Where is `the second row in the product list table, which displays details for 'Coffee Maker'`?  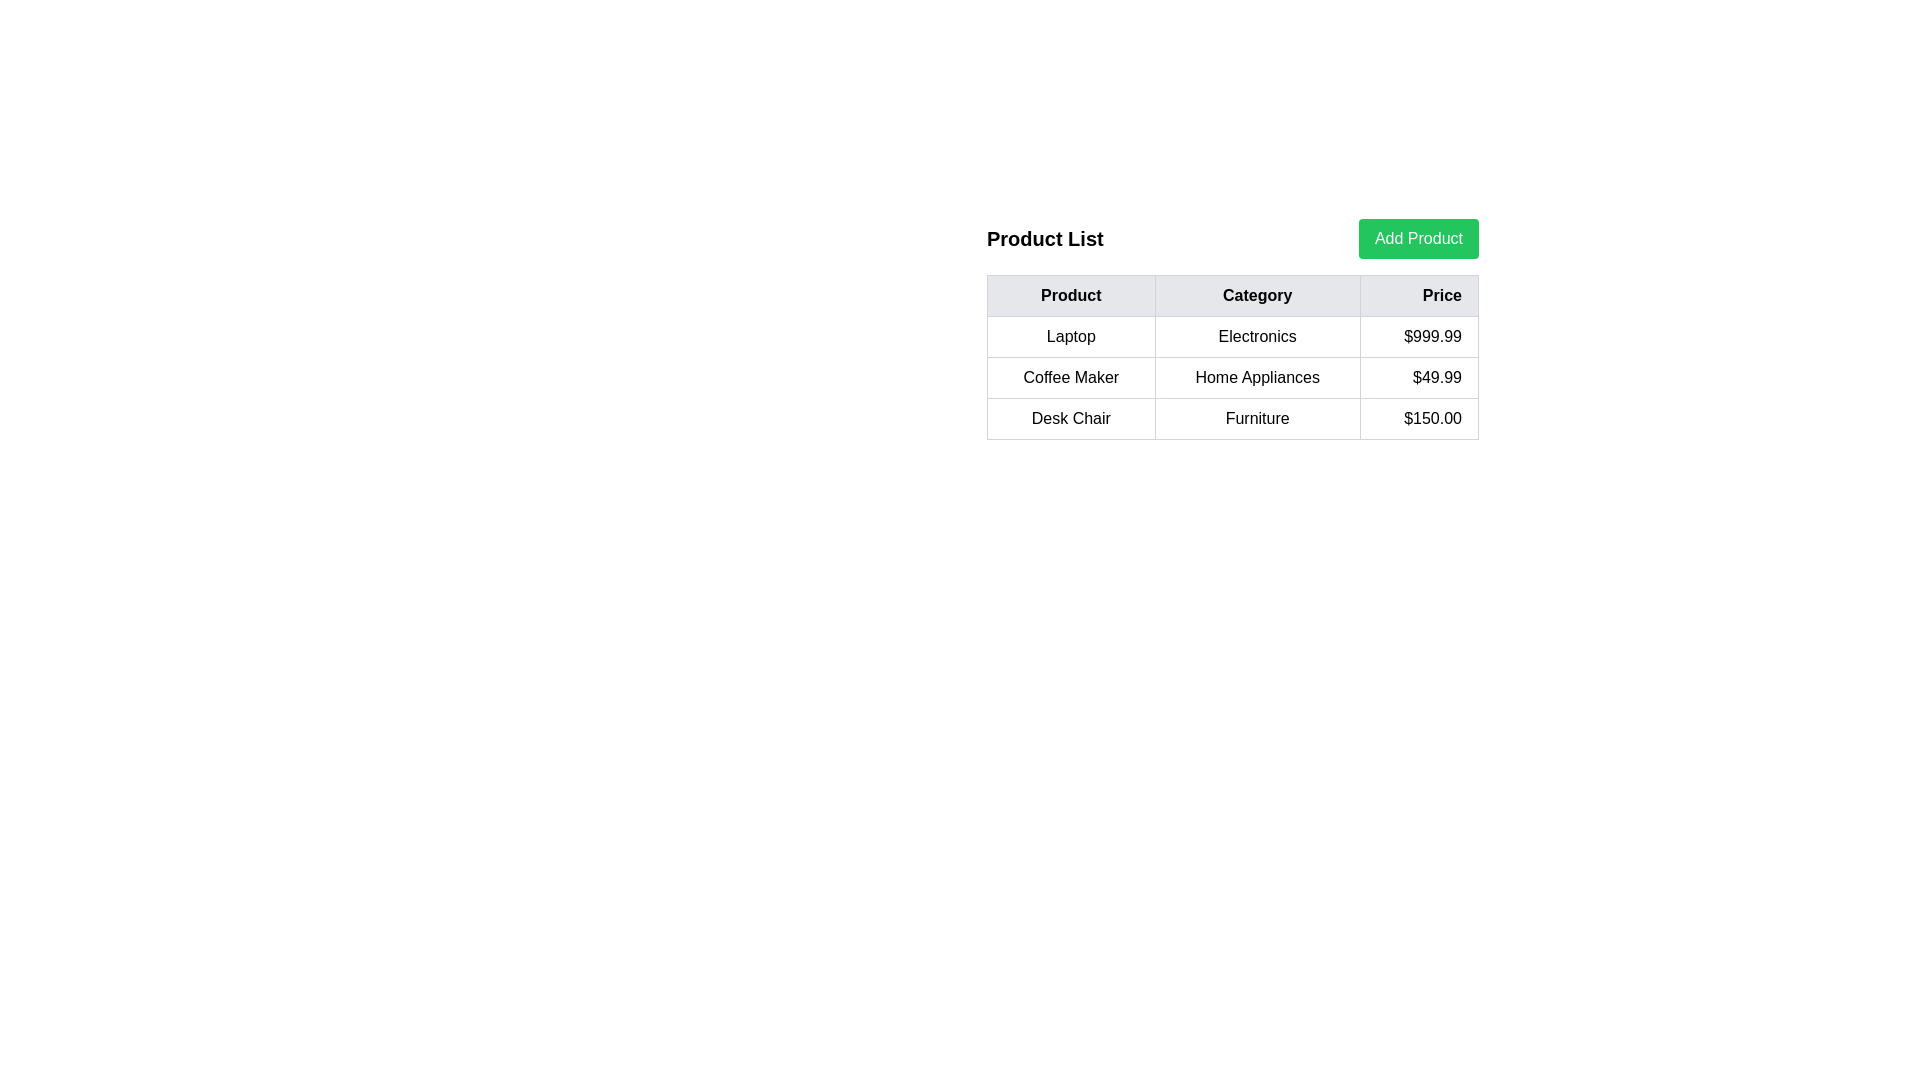 the second row in the product list table, which displays details for 'Coffee Maker' is located at coordinates (1232, 378).